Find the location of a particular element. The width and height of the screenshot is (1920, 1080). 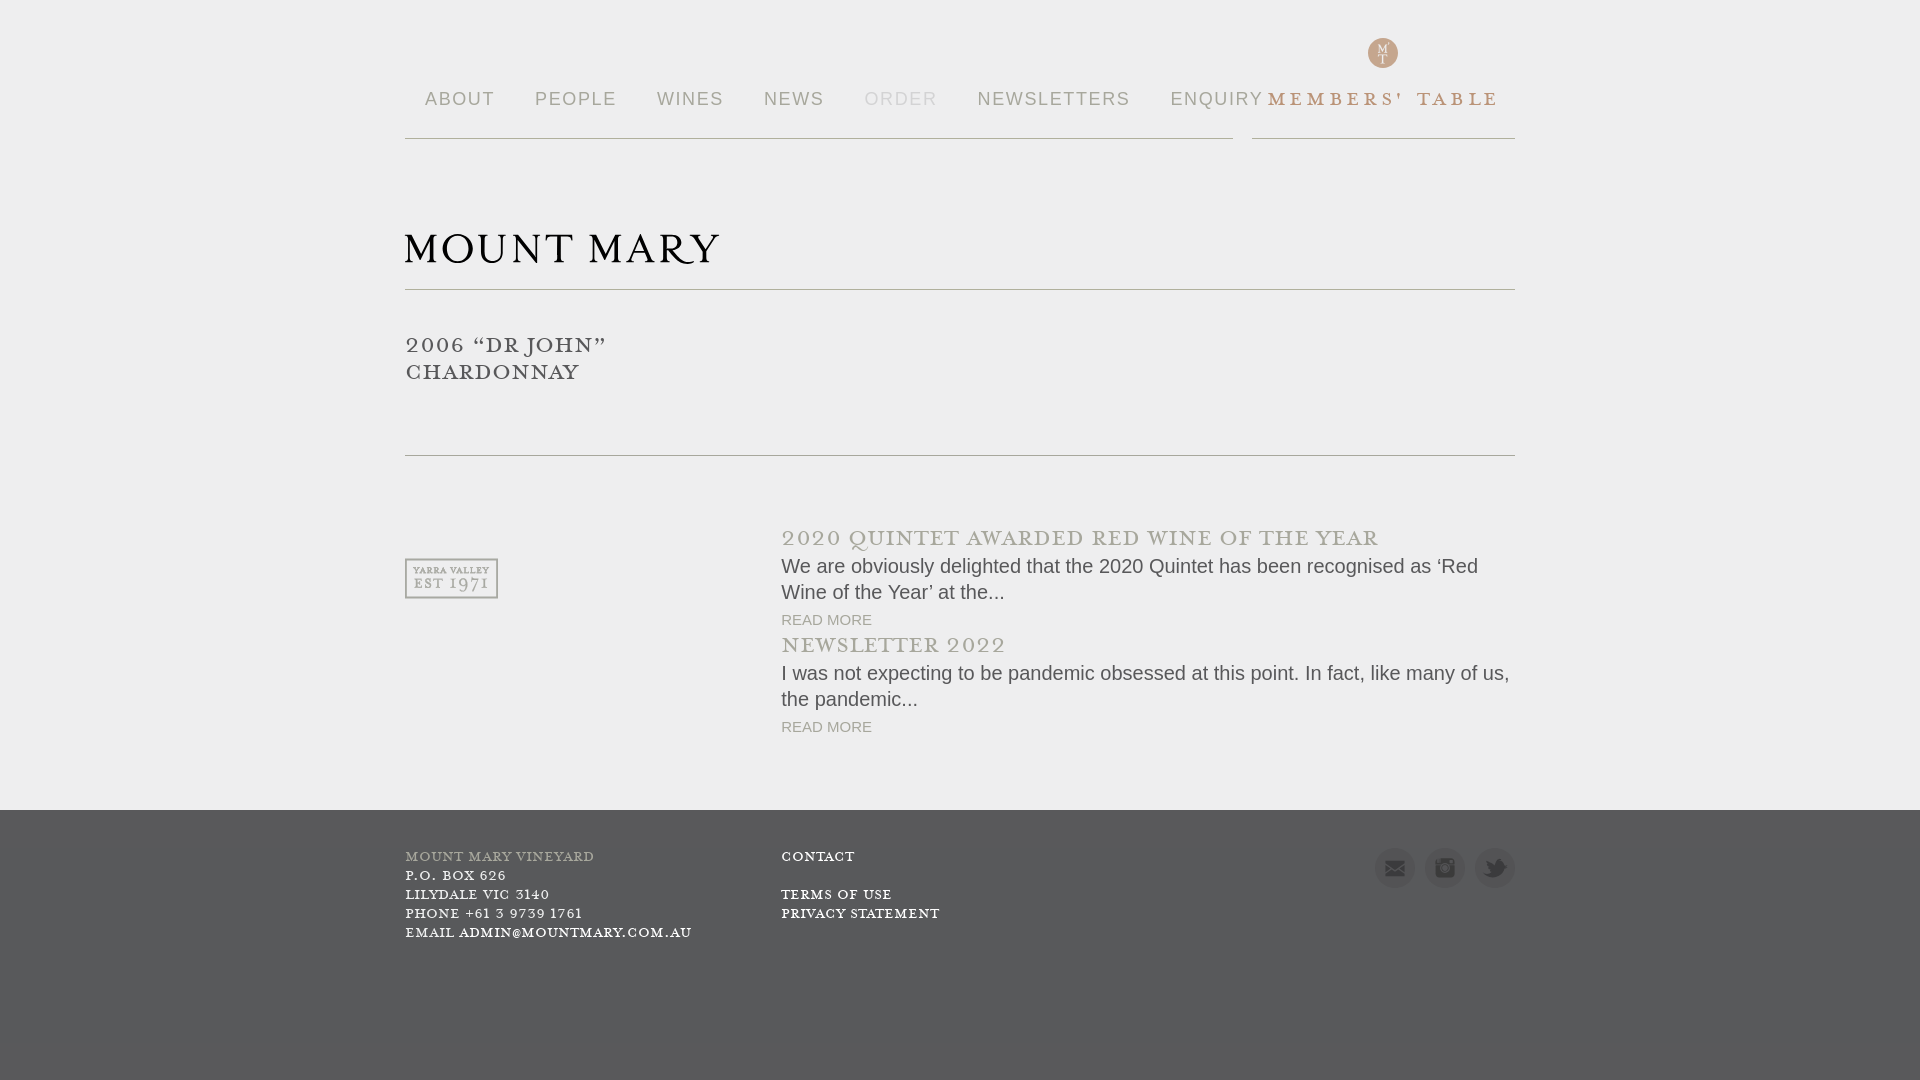

'MAIL' is located at coordinates (1373, 866).